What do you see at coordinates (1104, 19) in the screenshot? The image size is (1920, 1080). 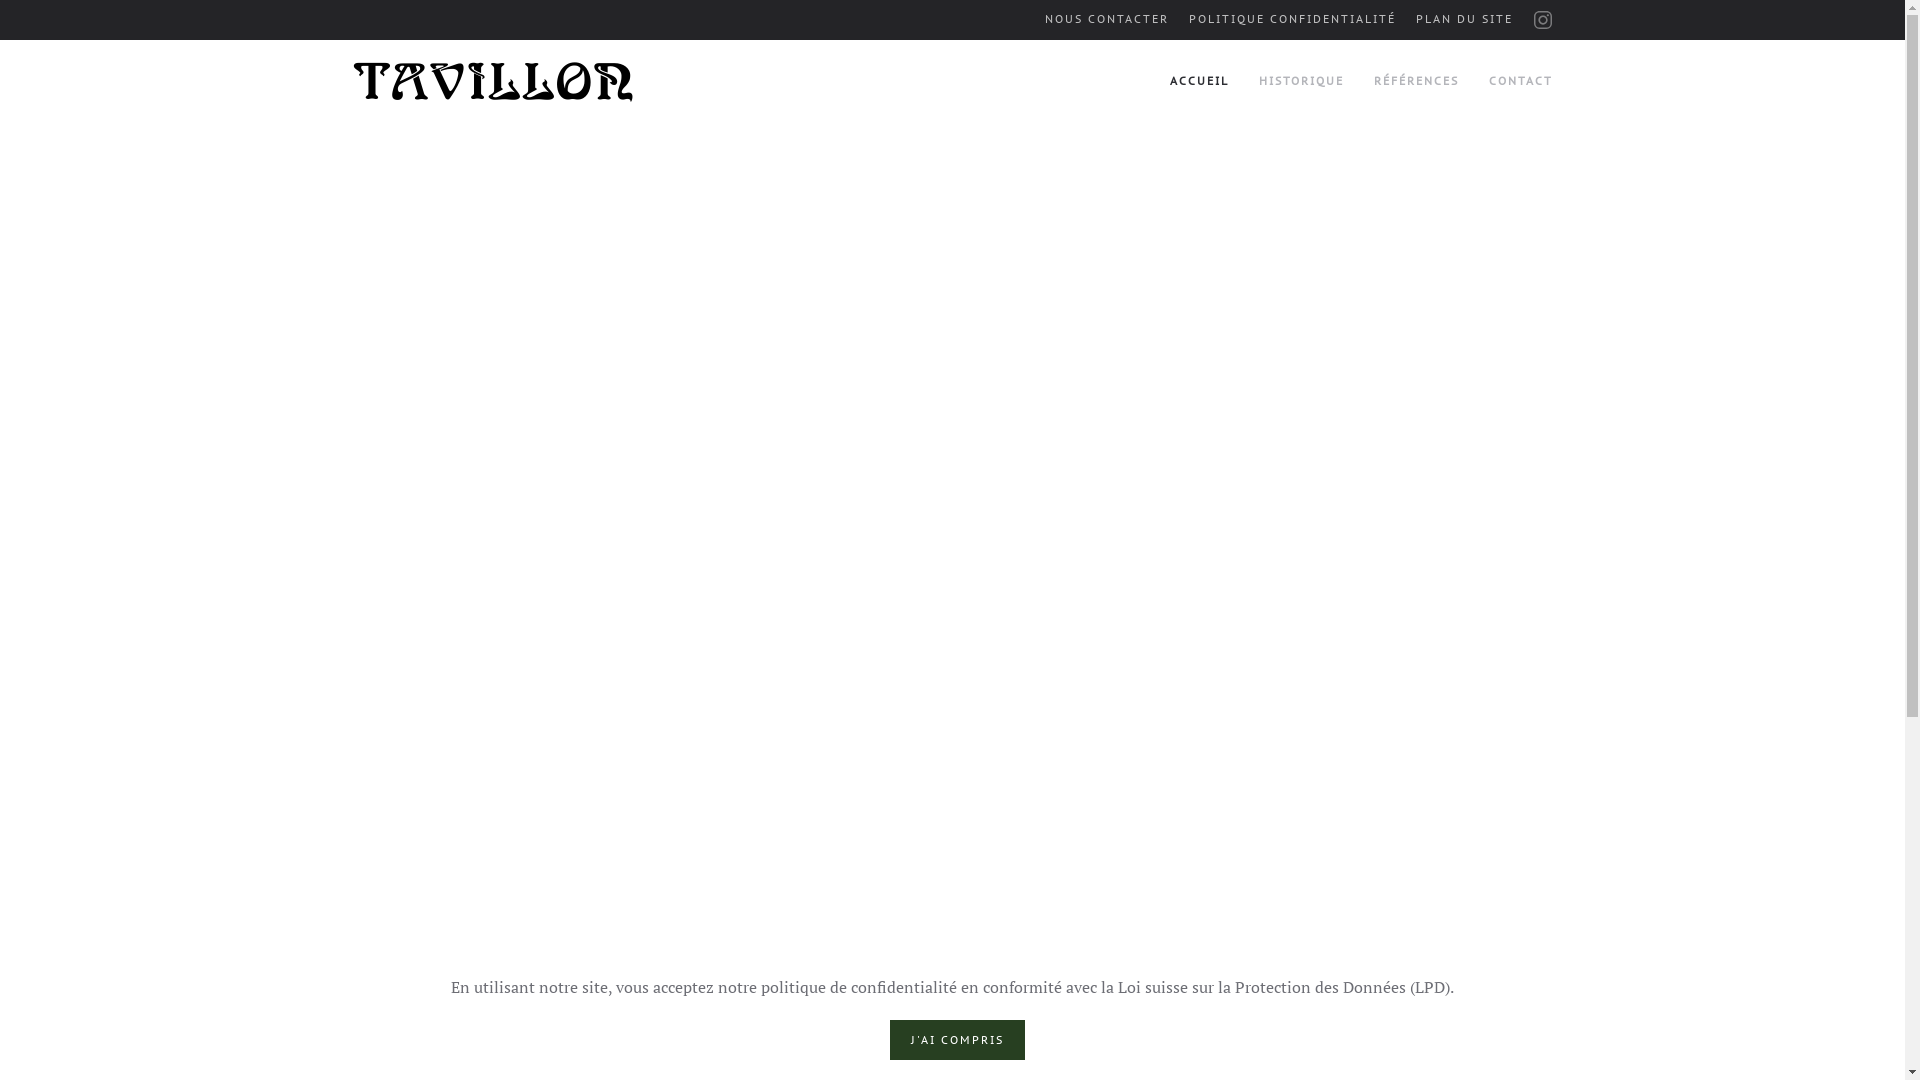 I see `'NOUS CONTACTER'` at bounding box center [1104, 19].